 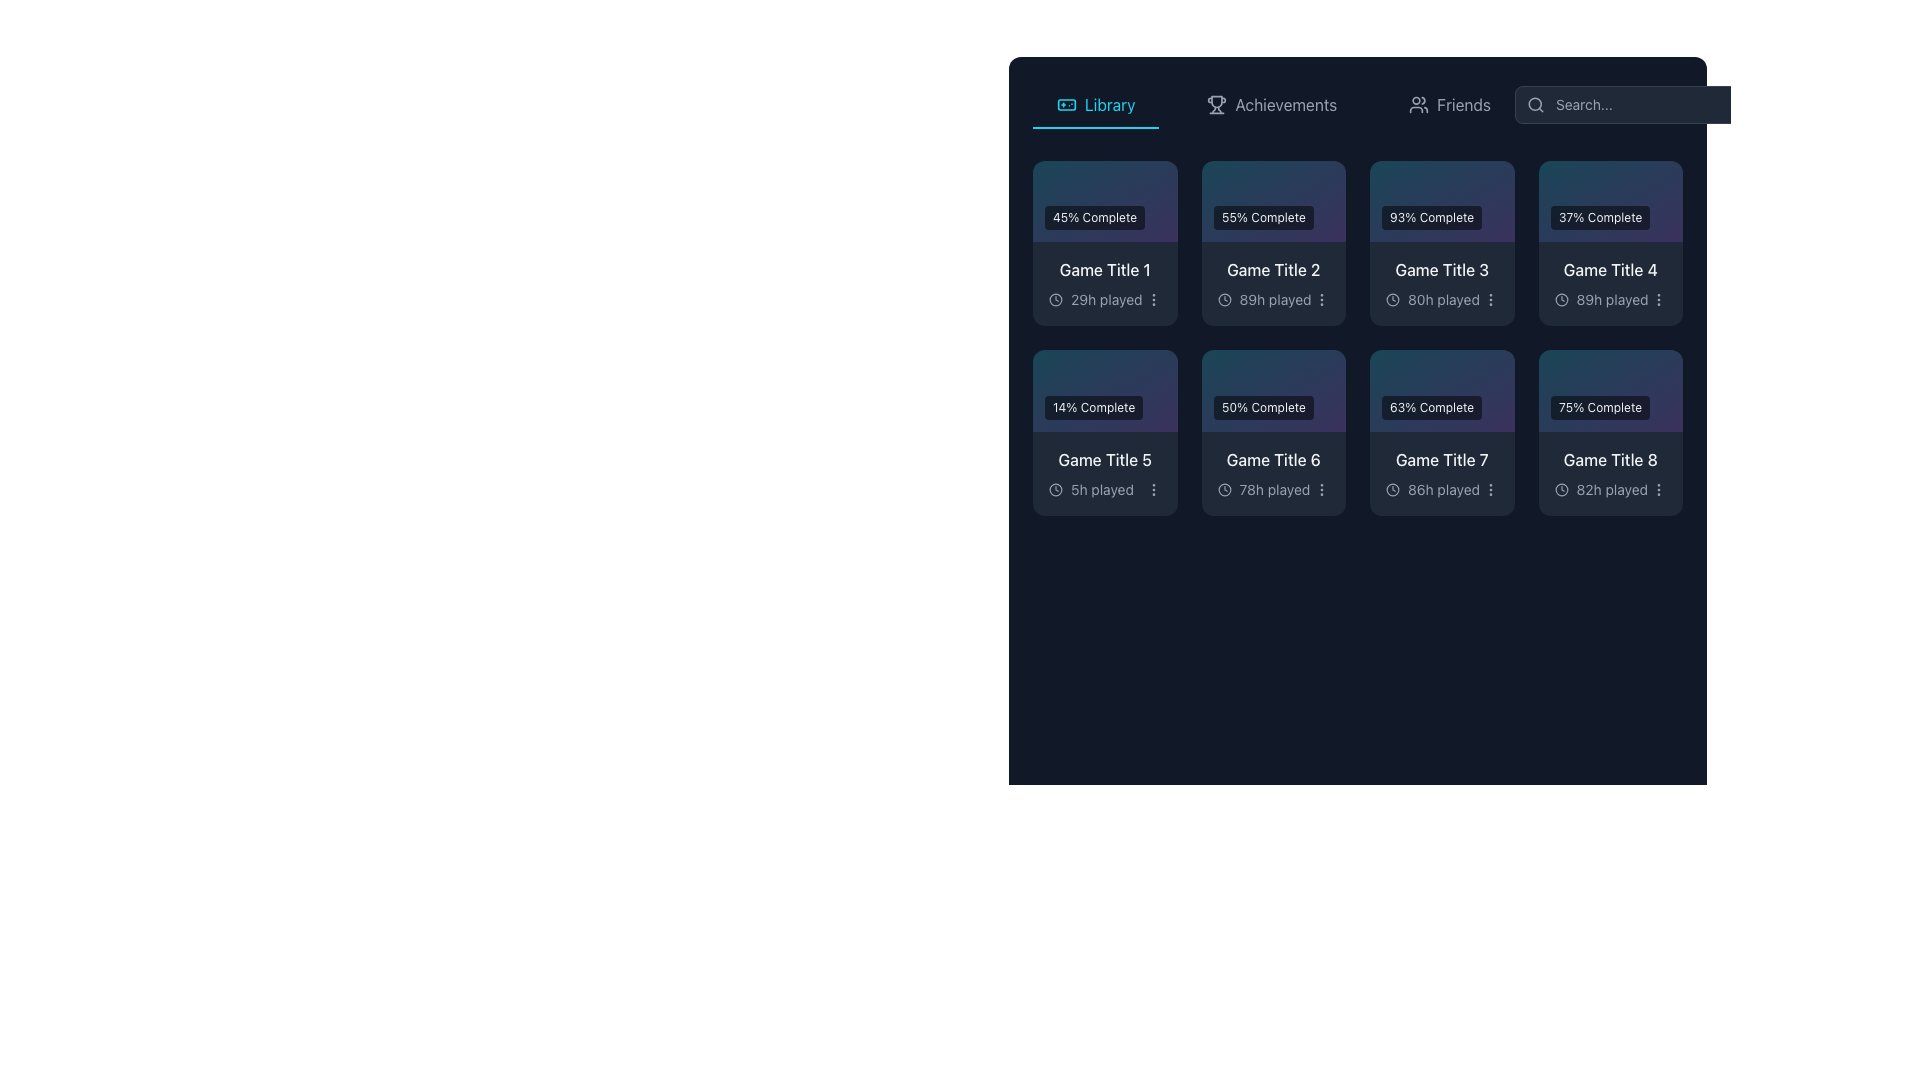 I want to click on progress percentage from the text label displaying '63% Complete' within the progress card in the Library section, so click(x=1442, y=390).